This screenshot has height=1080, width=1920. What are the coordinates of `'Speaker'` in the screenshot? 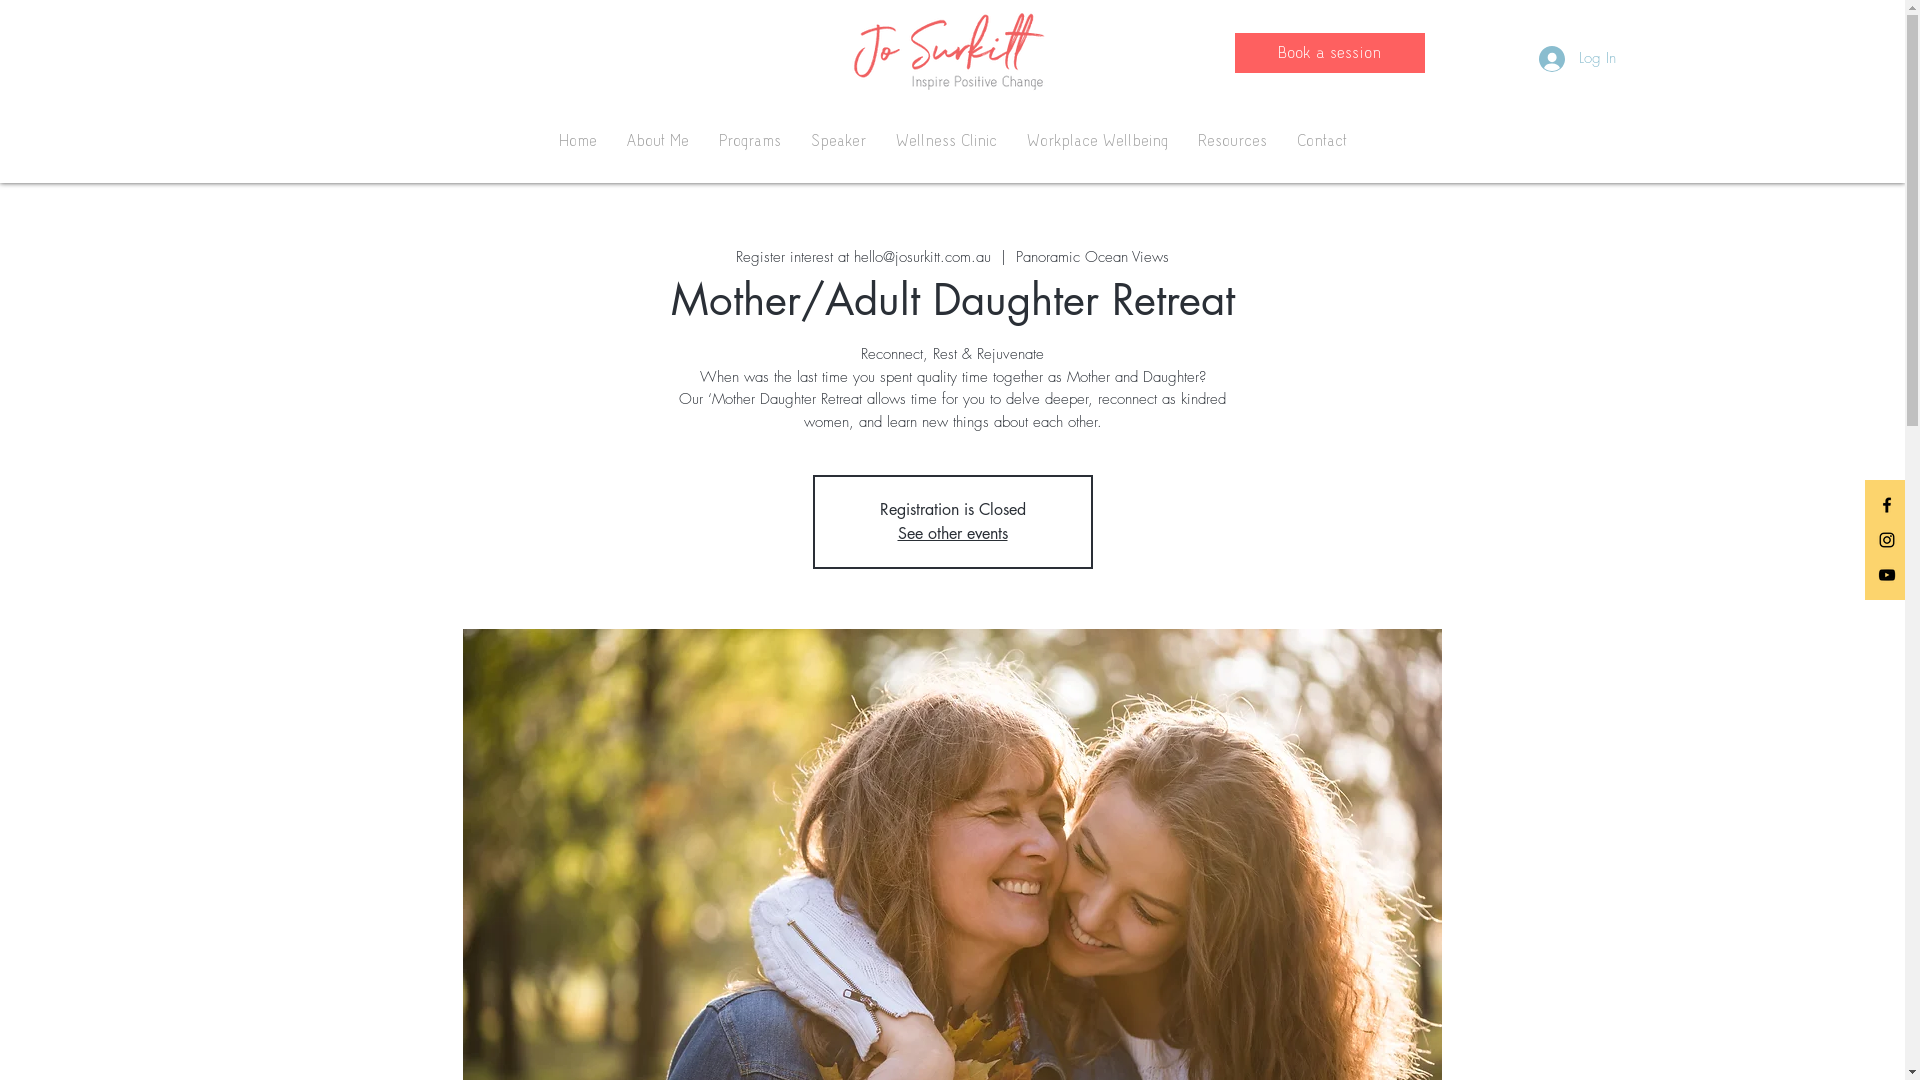 It's located at (795, 140).